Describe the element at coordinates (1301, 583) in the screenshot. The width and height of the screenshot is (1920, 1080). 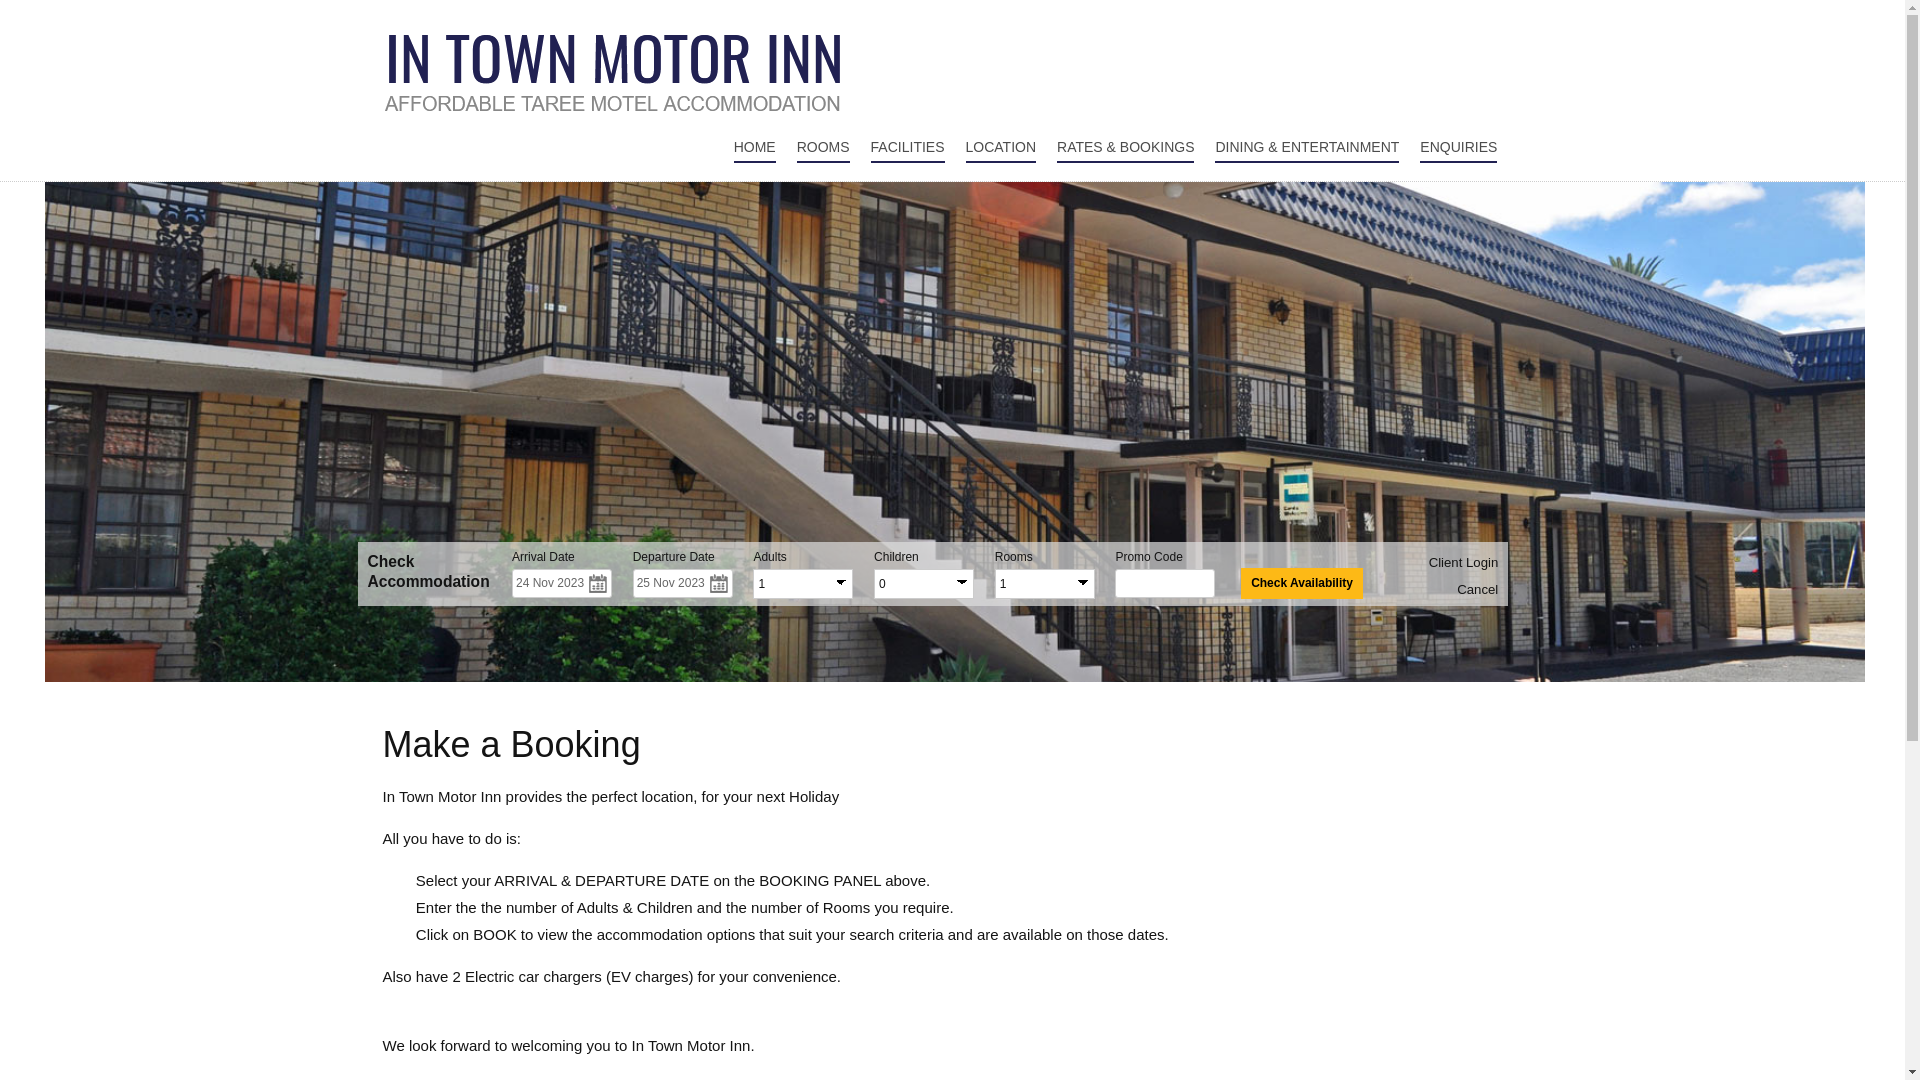
I see `'Check Availability'` at that location.